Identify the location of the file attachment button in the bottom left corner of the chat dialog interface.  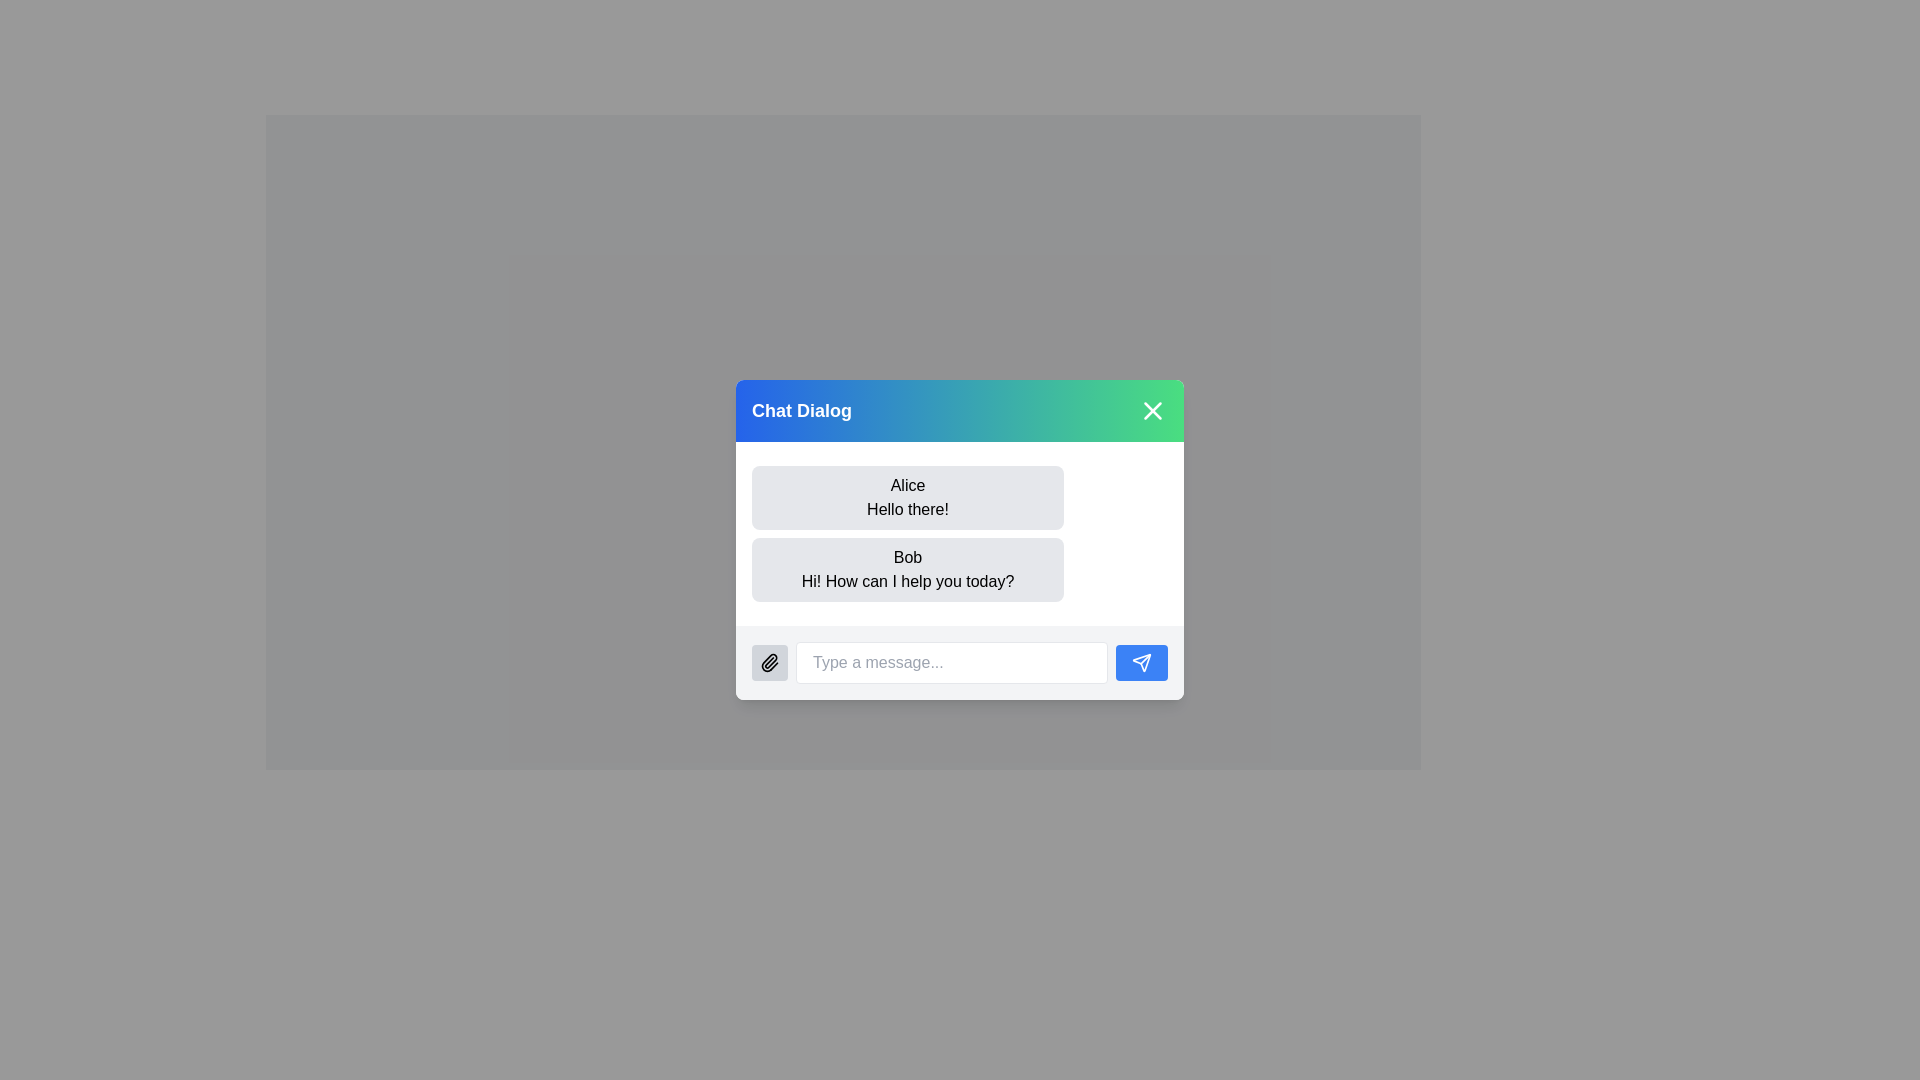
(768, 663).